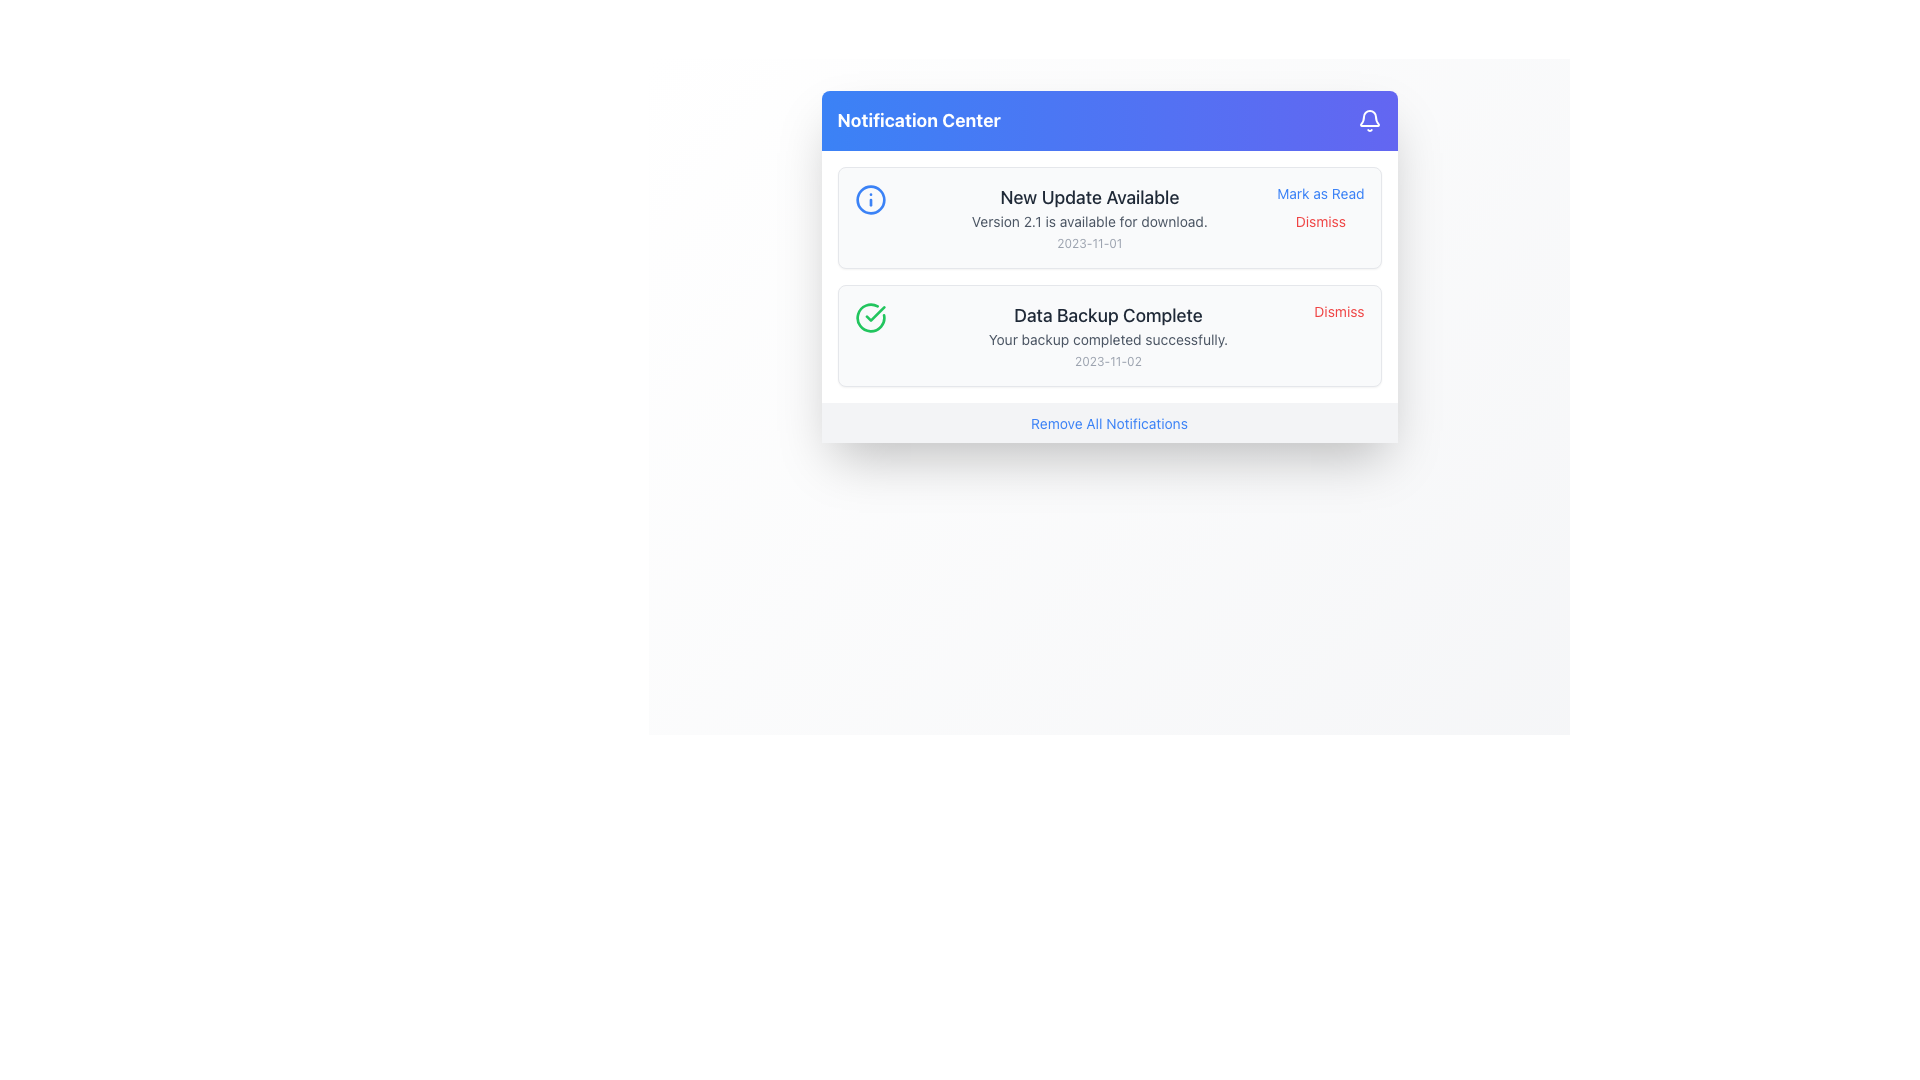 The image size is (1920, 1080). What do you see at coordinates (1088, 197) in the screenshot?
I see `text from the 'New Update Available' label, which is prominently situated in the Notification Center's primary content area` at bounding box center [1088, 197].